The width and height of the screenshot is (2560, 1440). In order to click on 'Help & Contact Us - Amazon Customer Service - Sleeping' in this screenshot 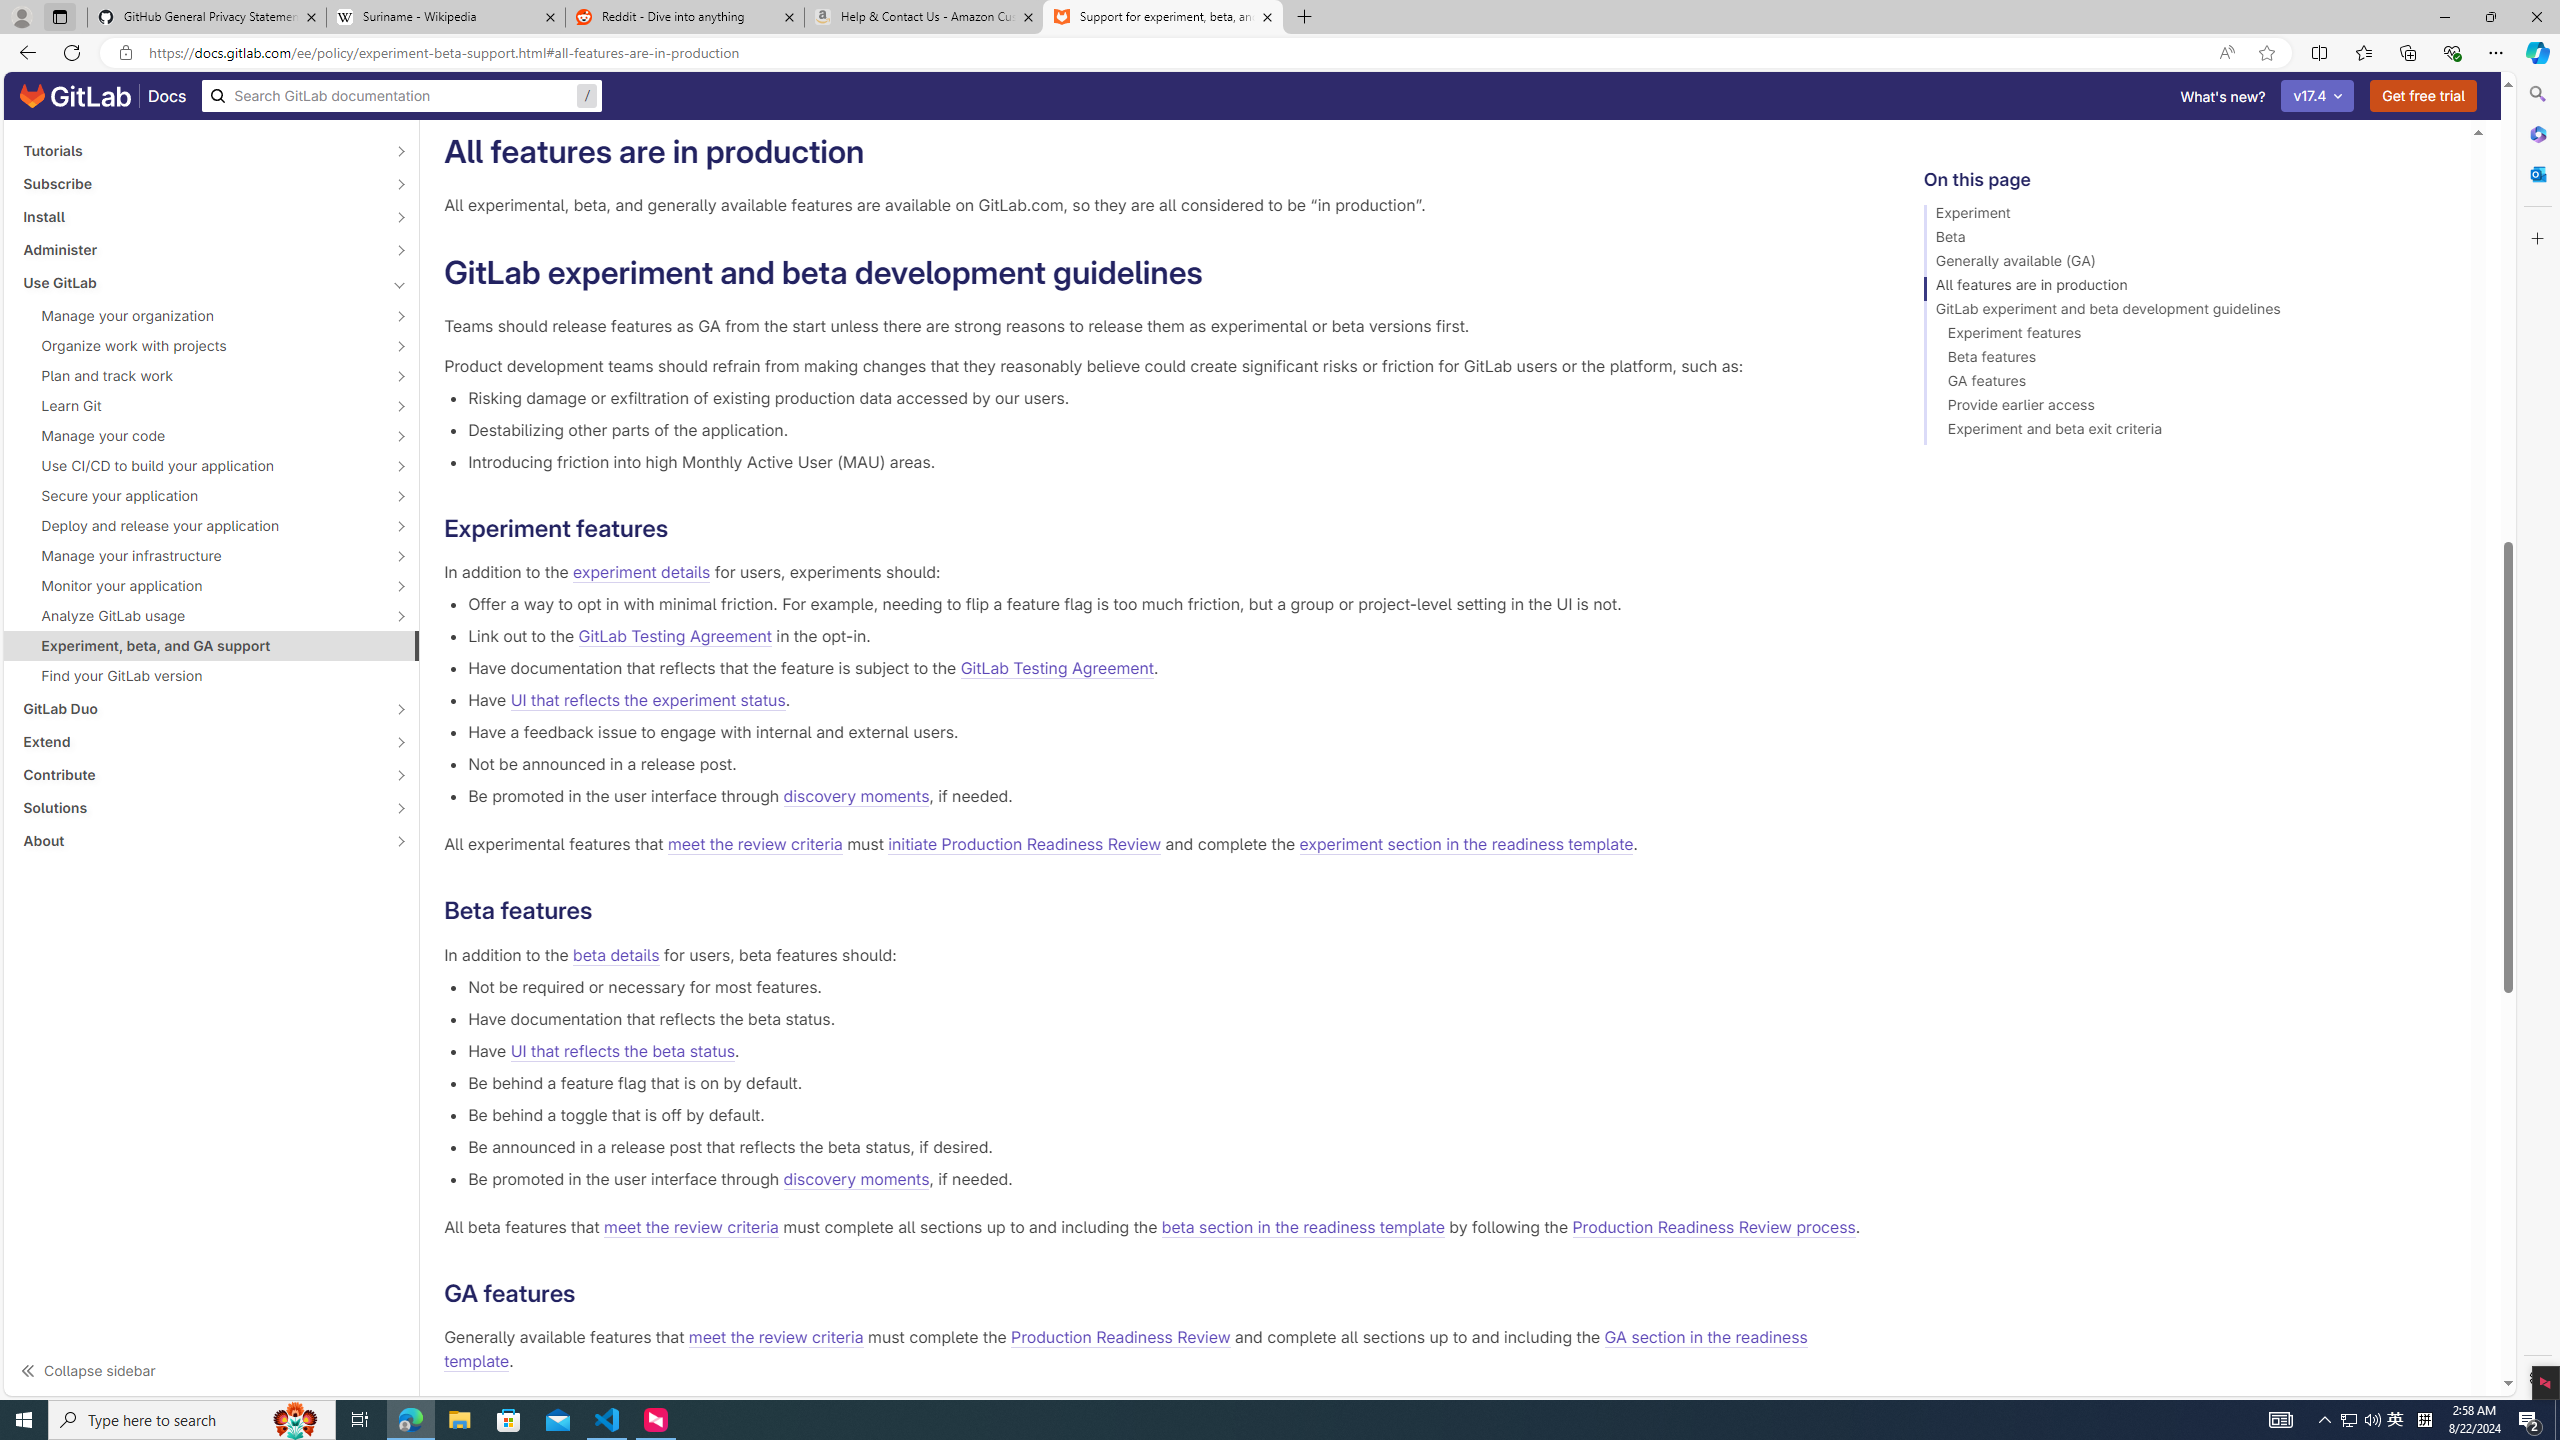, I will do `click(924, 16)`.